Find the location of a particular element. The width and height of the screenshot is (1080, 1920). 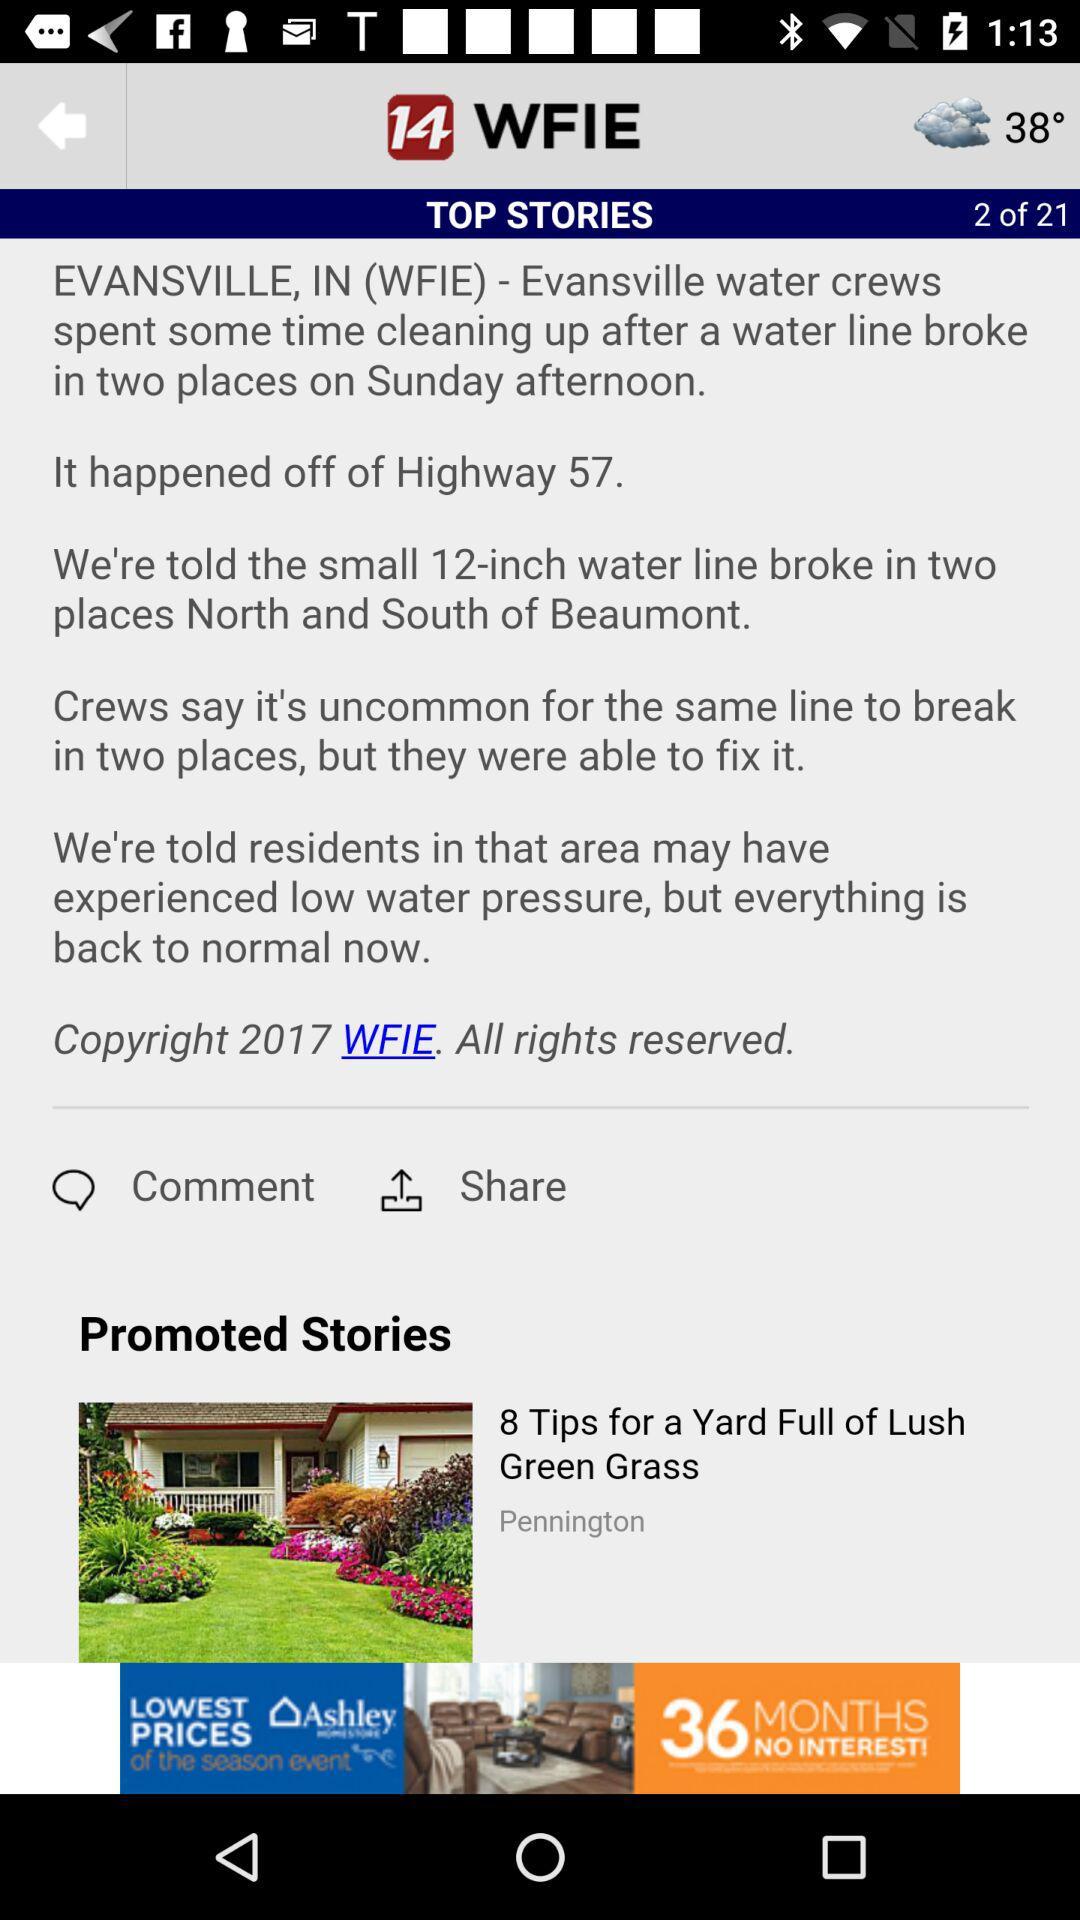

the arrow_backward icon is located at coordinates (61, 124).